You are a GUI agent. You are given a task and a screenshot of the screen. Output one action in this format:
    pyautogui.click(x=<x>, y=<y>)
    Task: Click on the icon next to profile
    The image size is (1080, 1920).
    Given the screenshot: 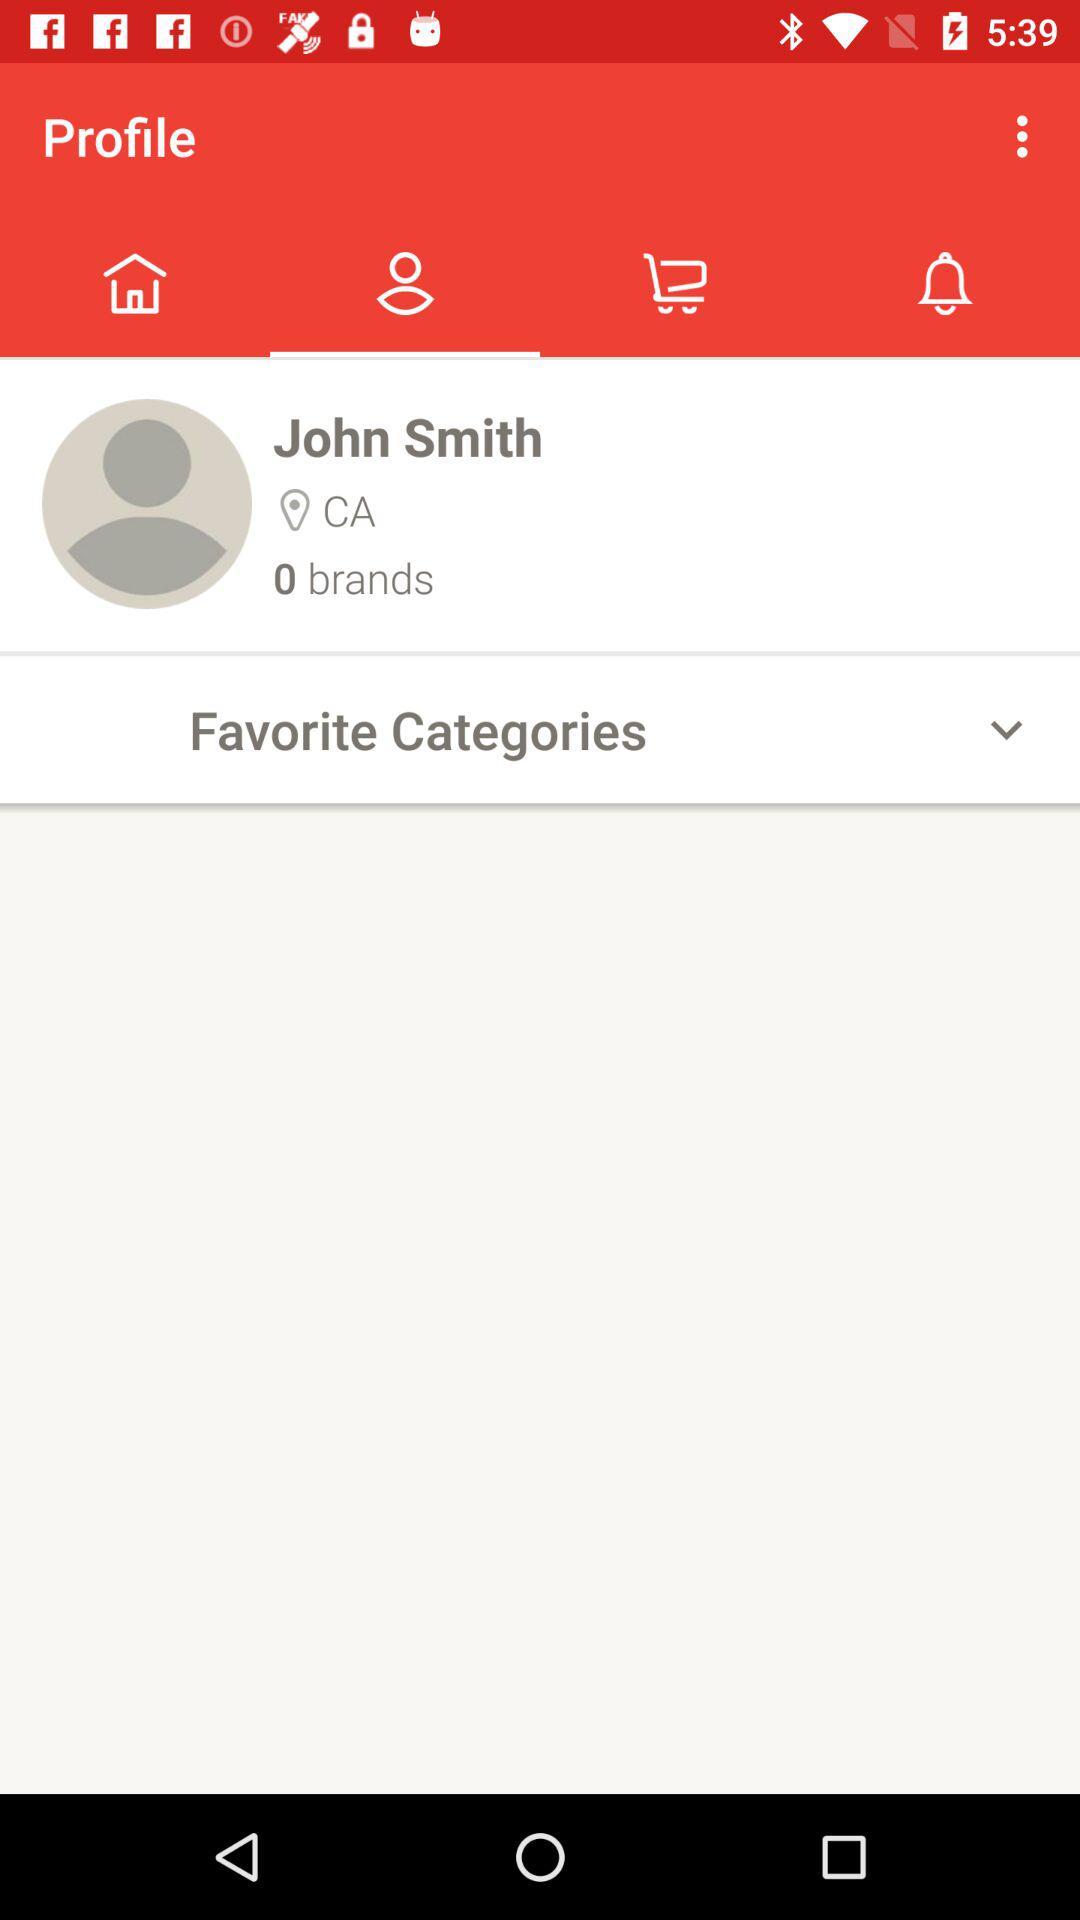 What is the action you would take?
    pyautogui.click(x=1027, y=135)
    